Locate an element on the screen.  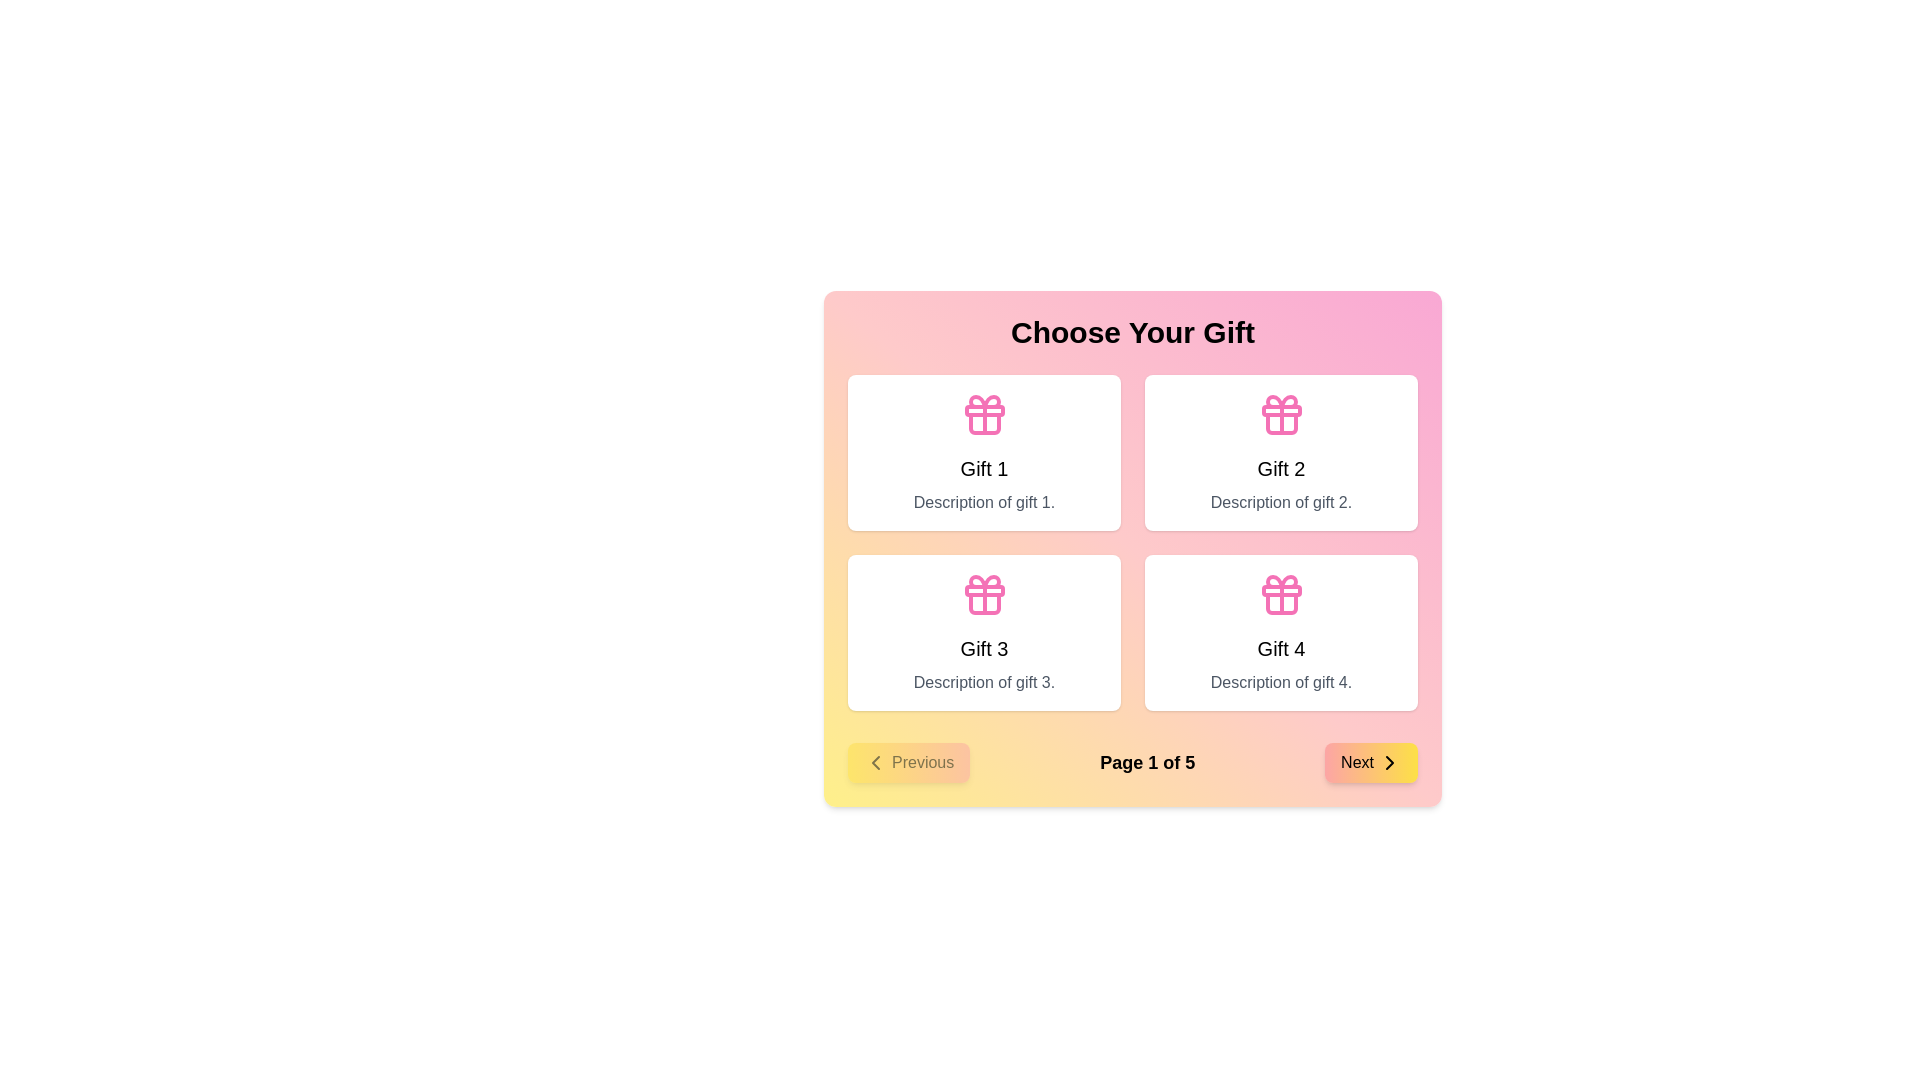
the static text label titled 'Gift 1', which is centrally aligned in the top-left card of a 2x2 grid layout is located at coordinates (984, 469).